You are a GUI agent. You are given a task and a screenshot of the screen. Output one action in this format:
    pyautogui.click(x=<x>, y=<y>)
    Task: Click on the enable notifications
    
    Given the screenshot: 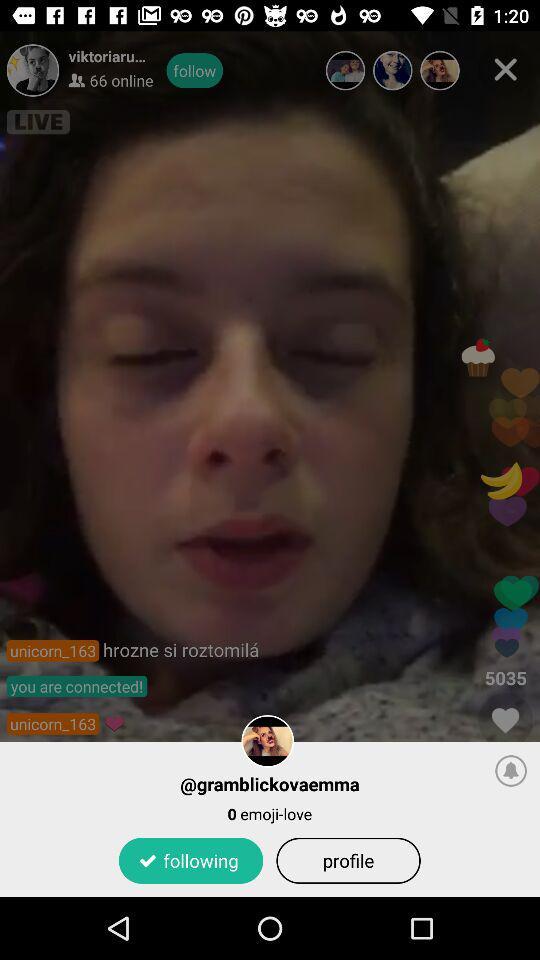 What is the action you would take?
    pyautogui.click(x=511, y=769)
    